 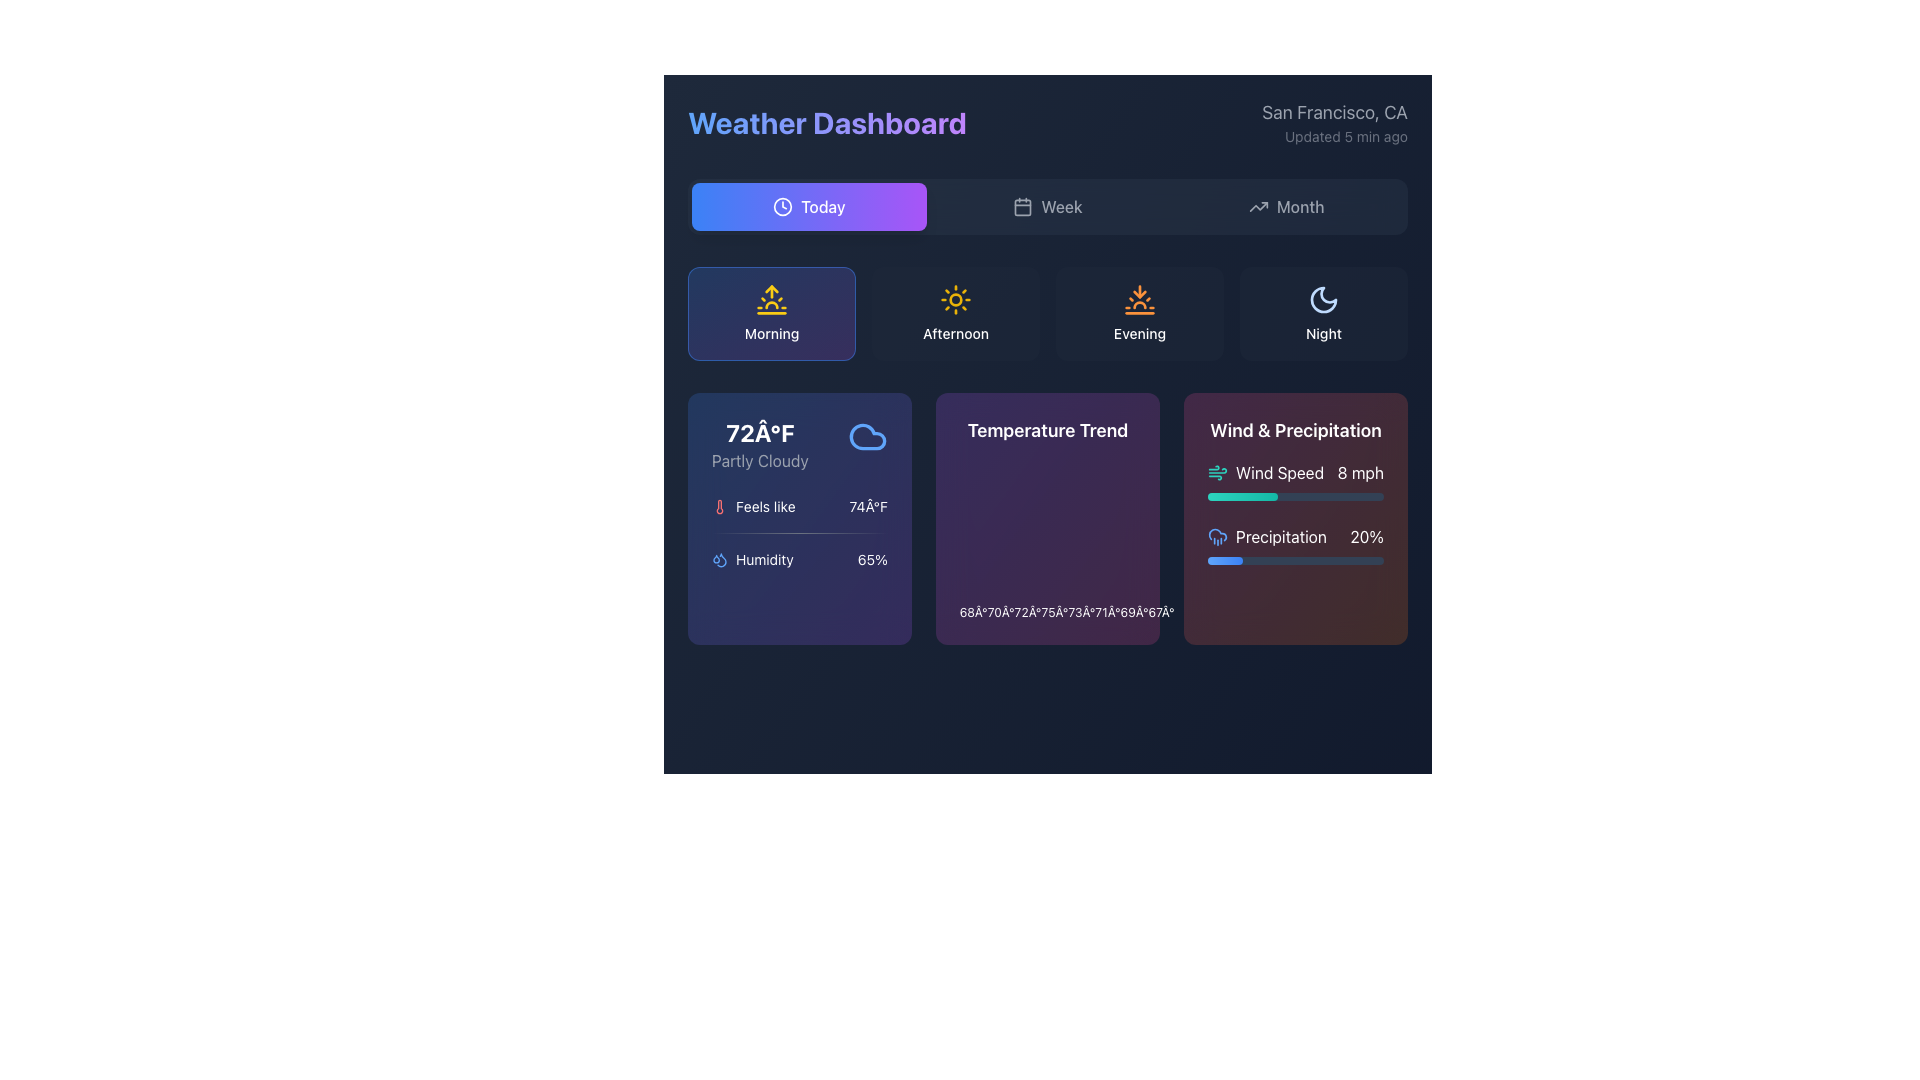 What do you see at coordinates (771, 300) in the screenshot?
I see `the yellow sunrise icon located in the top-left 'Morning' card of the interface` at bounding box center [771, 300].